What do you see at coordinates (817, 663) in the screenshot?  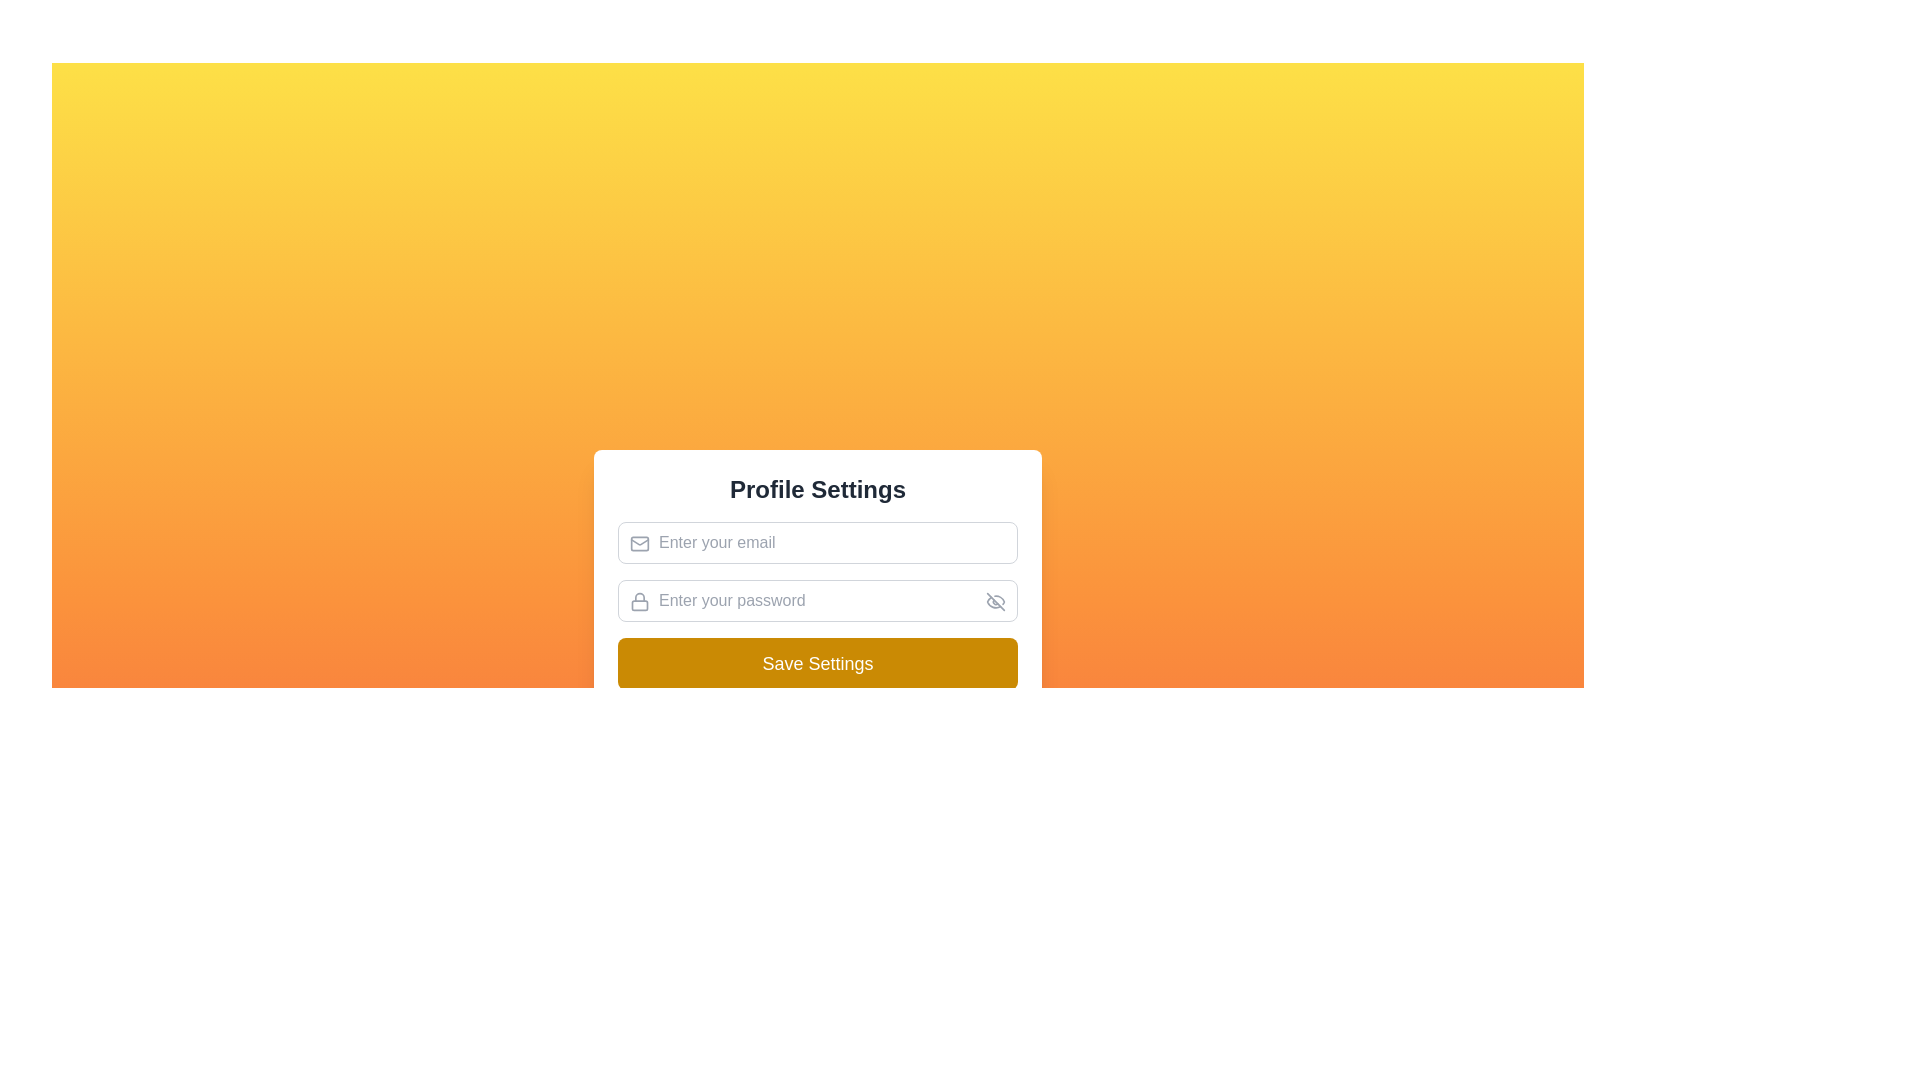 I see `the Submit Button located beneath the password entry field` at bounding box center [817, 663].